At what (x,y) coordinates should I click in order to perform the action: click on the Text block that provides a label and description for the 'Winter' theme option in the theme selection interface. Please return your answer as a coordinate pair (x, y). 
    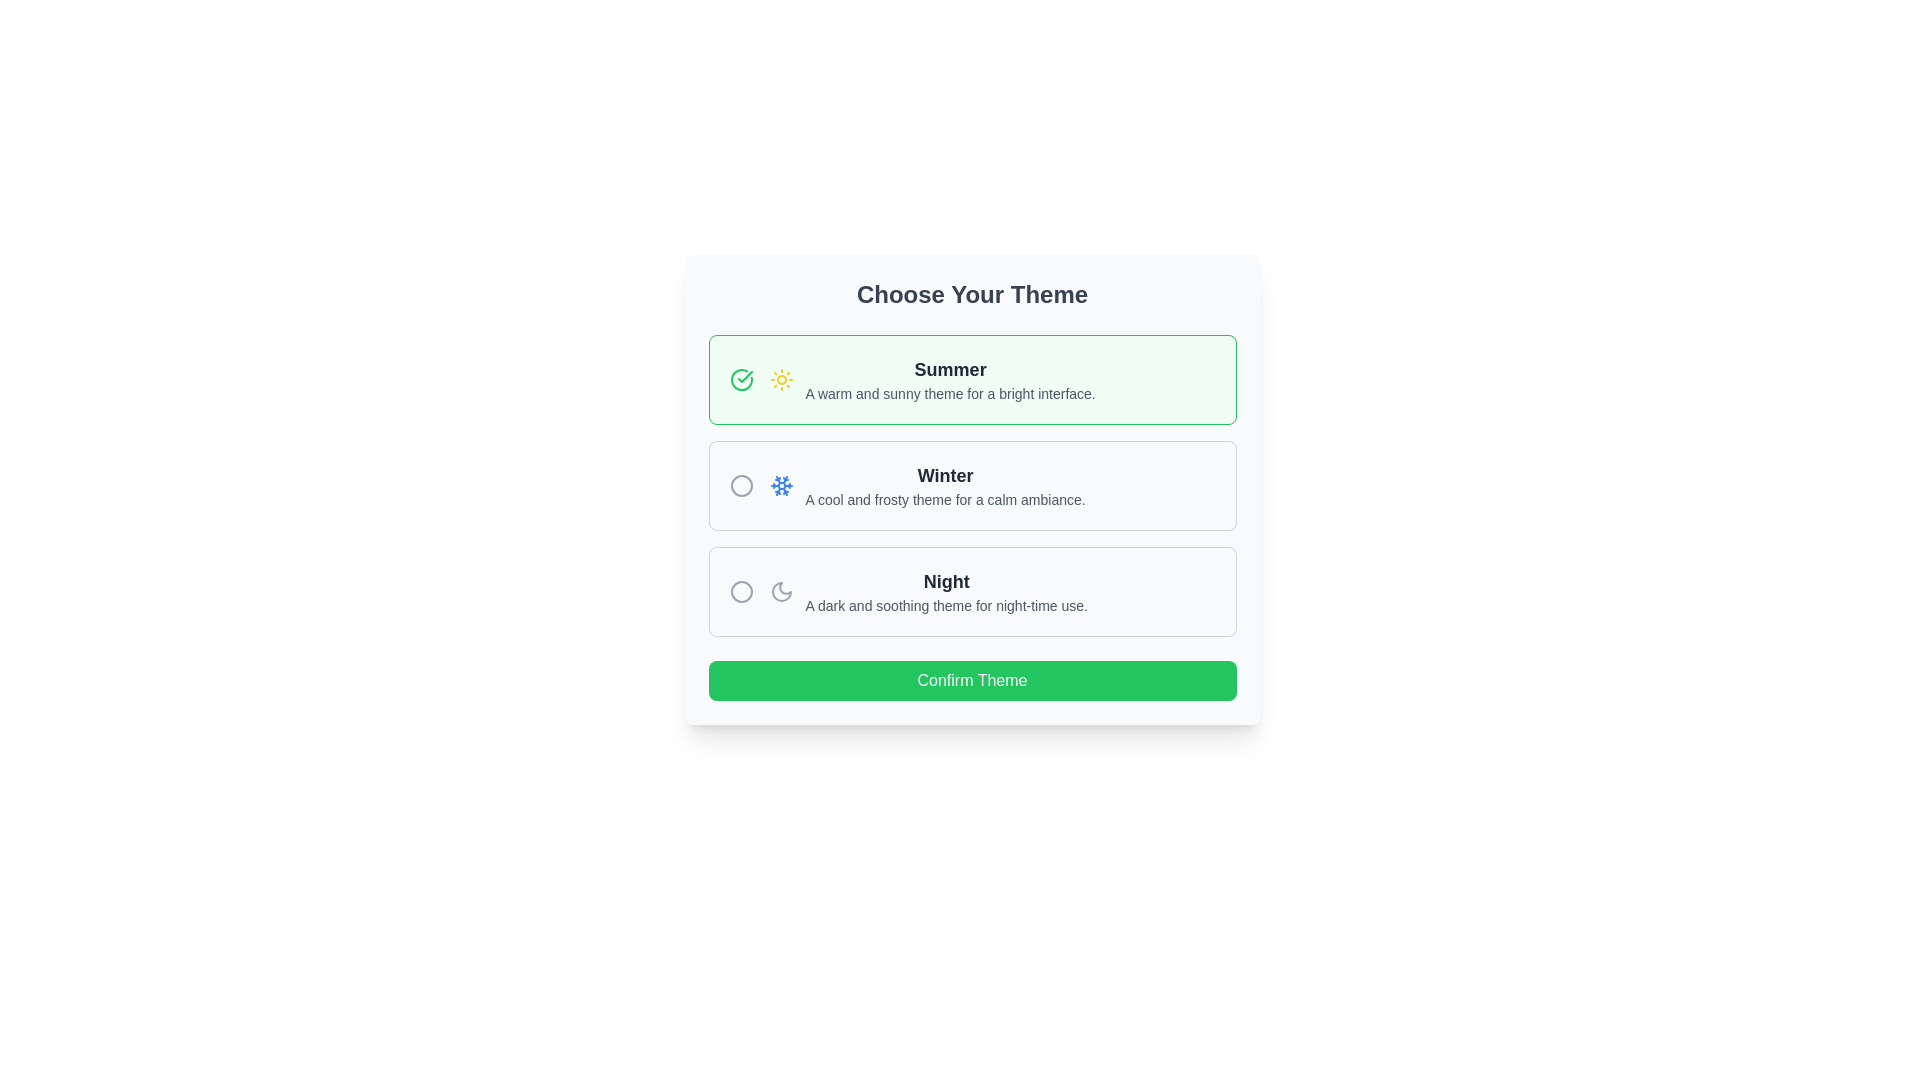
    Looking at the image, I should click on (926, 486).